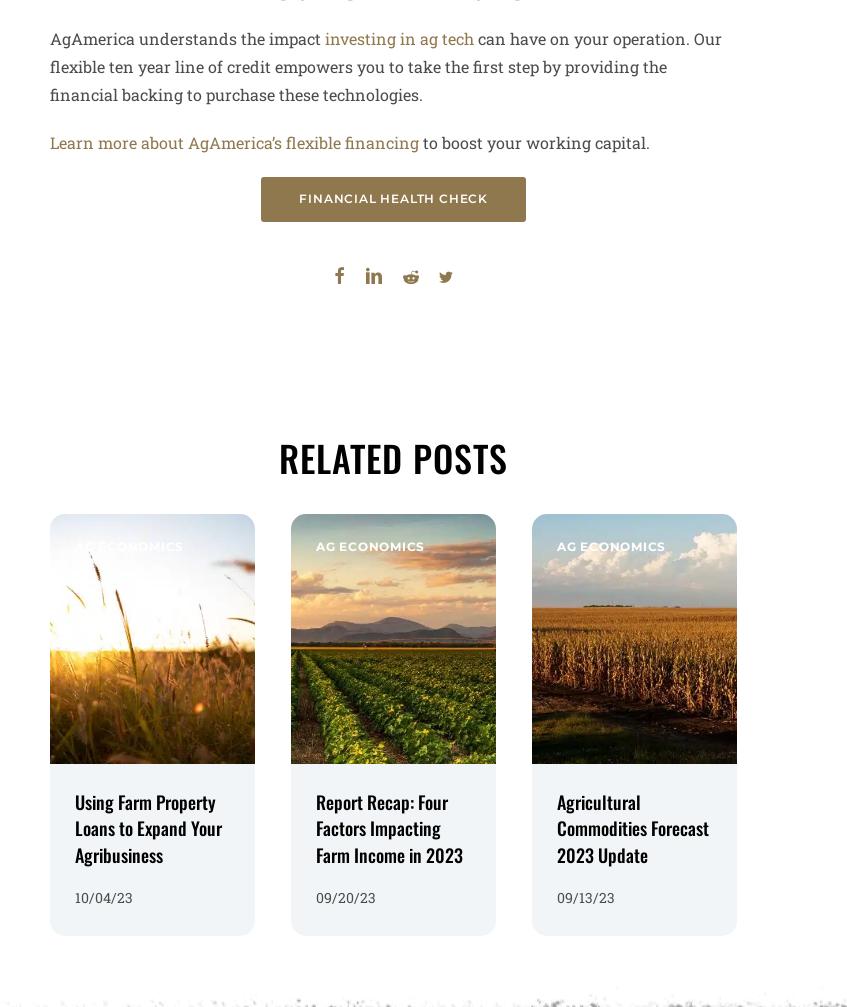  I want to click on 'investing in ag tech', so click(398, 38).